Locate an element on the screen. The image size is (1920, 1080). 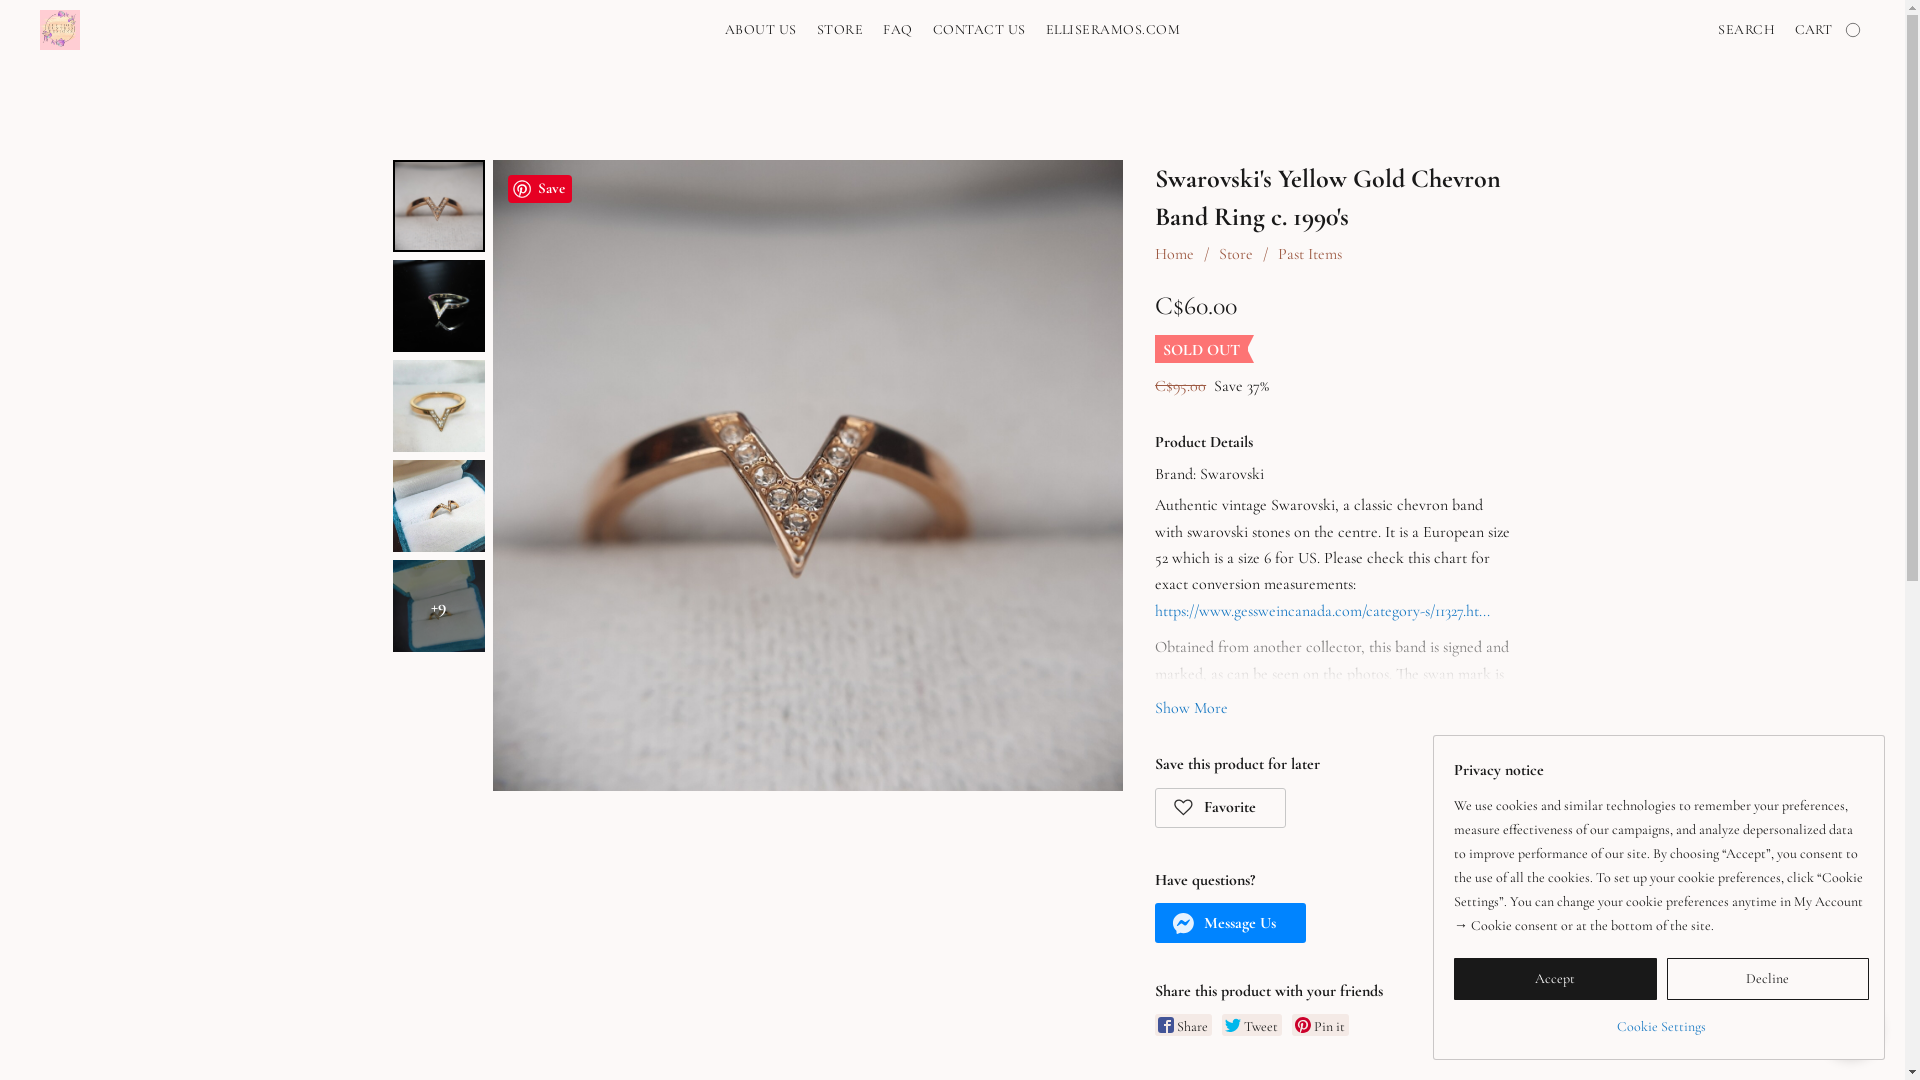
'Decline' is located at coordinates (1767, 978).